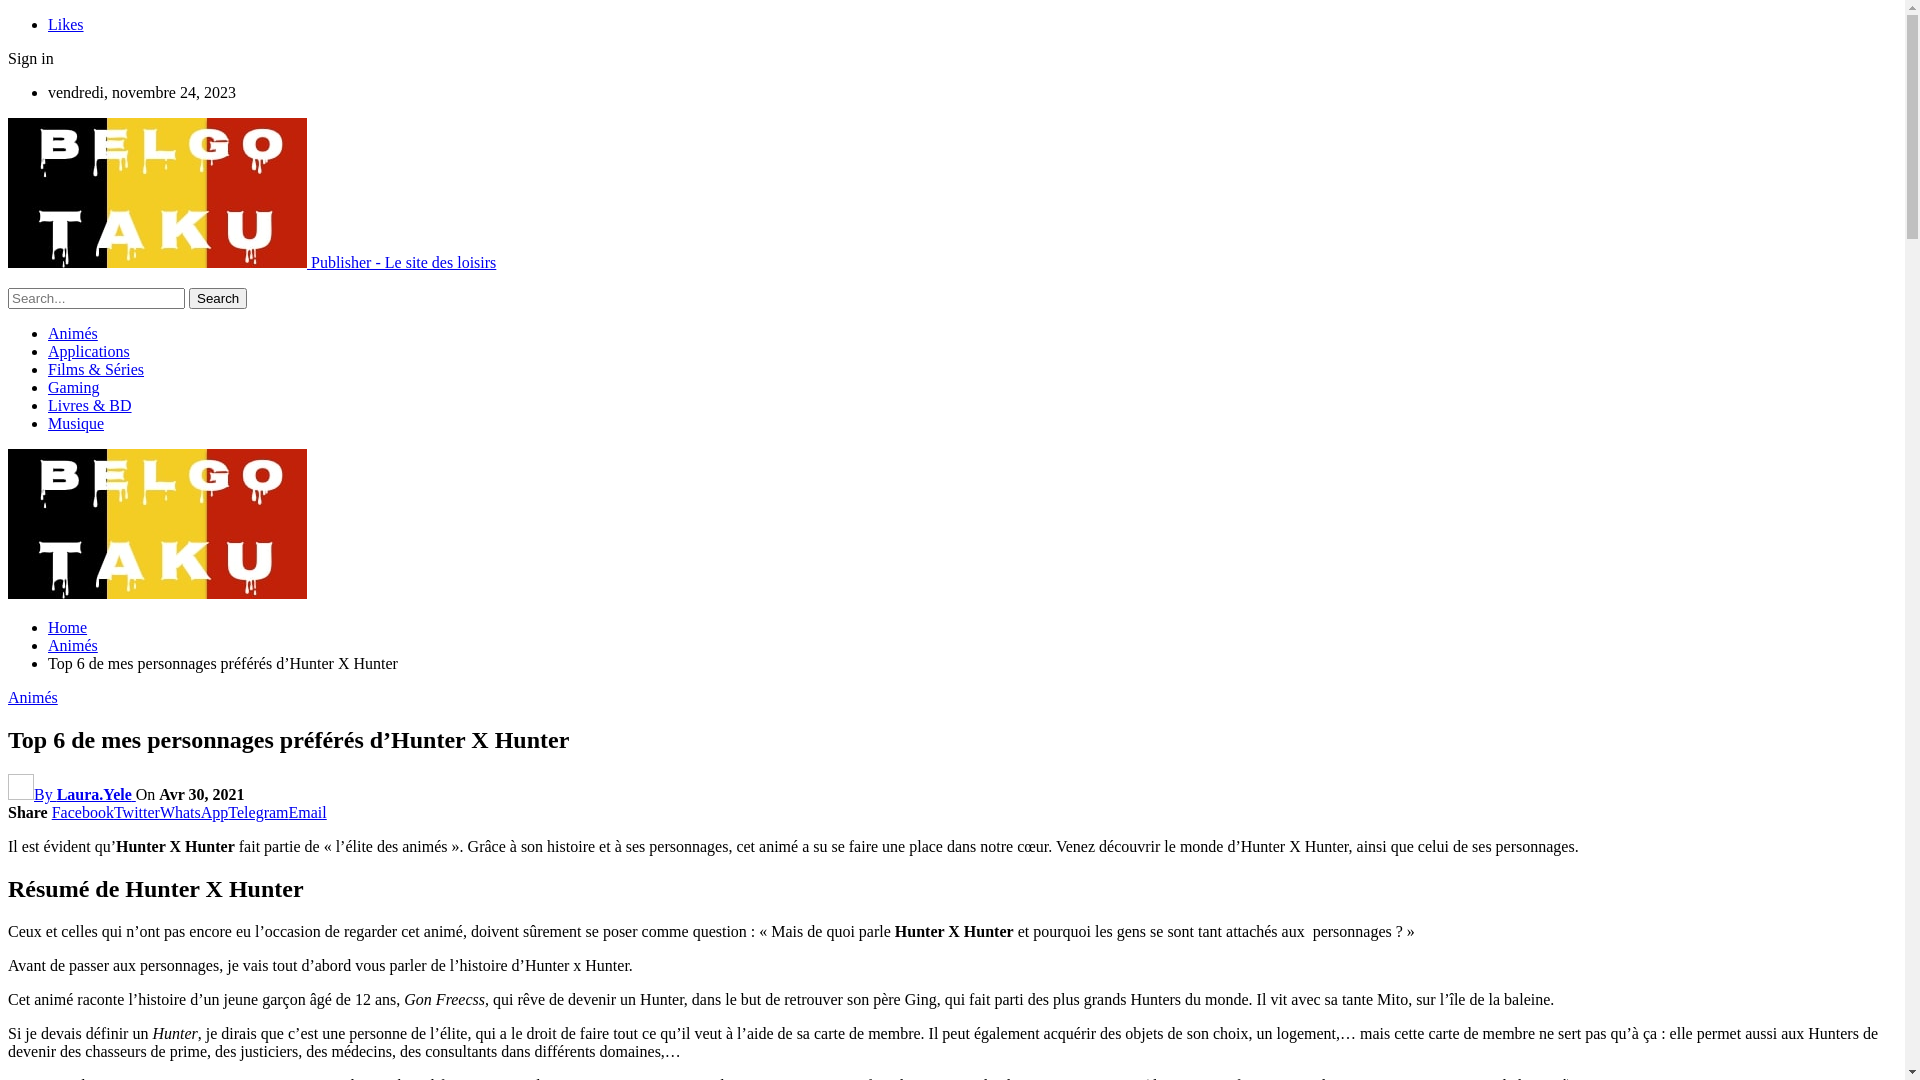 The image size is (1920, 1080). What do you see at coordinates (88, 350) in the screenshot?
I see `'Applications'` at bounding box center [88, 350].